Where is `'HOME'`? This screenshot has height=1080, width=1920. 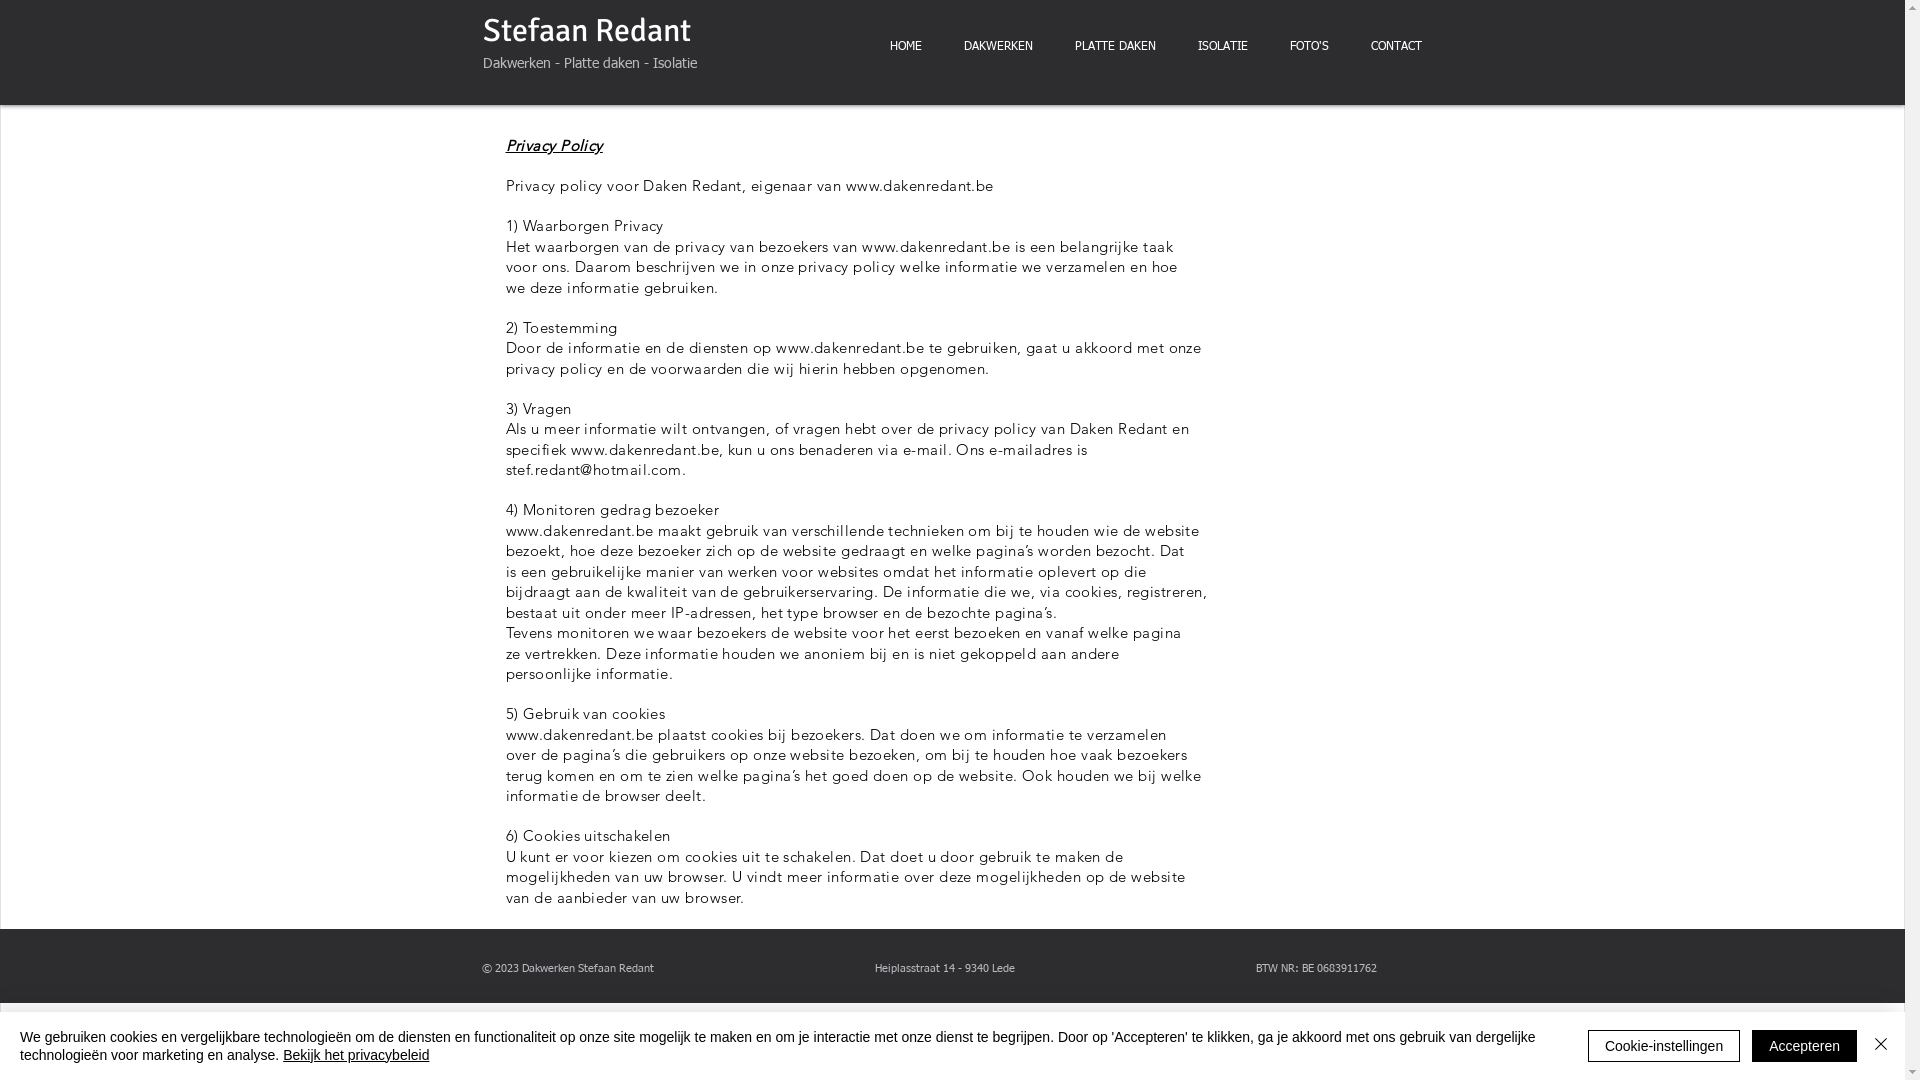
'HOME' is located at coordinates (904, 46).